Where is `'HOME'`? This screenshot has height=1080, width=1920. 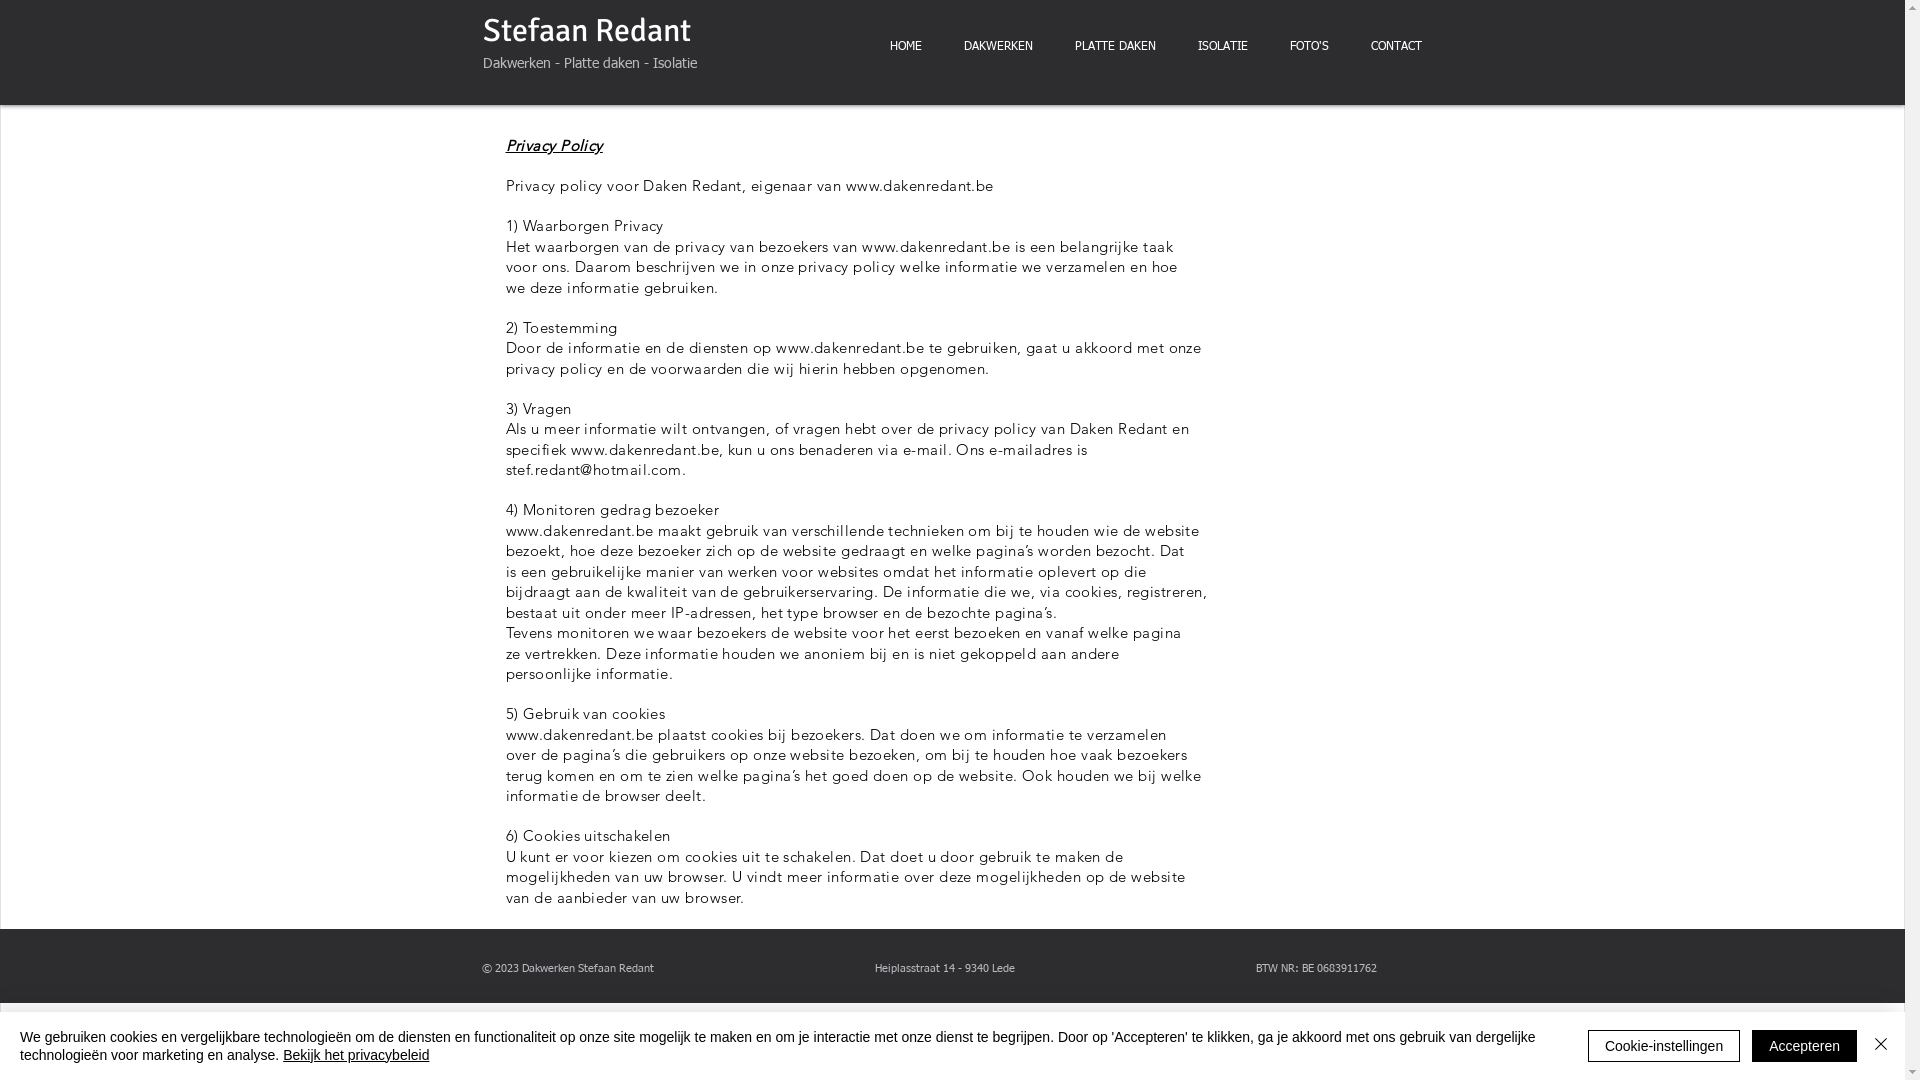
'HOME' is located at coordinates (904, 46).